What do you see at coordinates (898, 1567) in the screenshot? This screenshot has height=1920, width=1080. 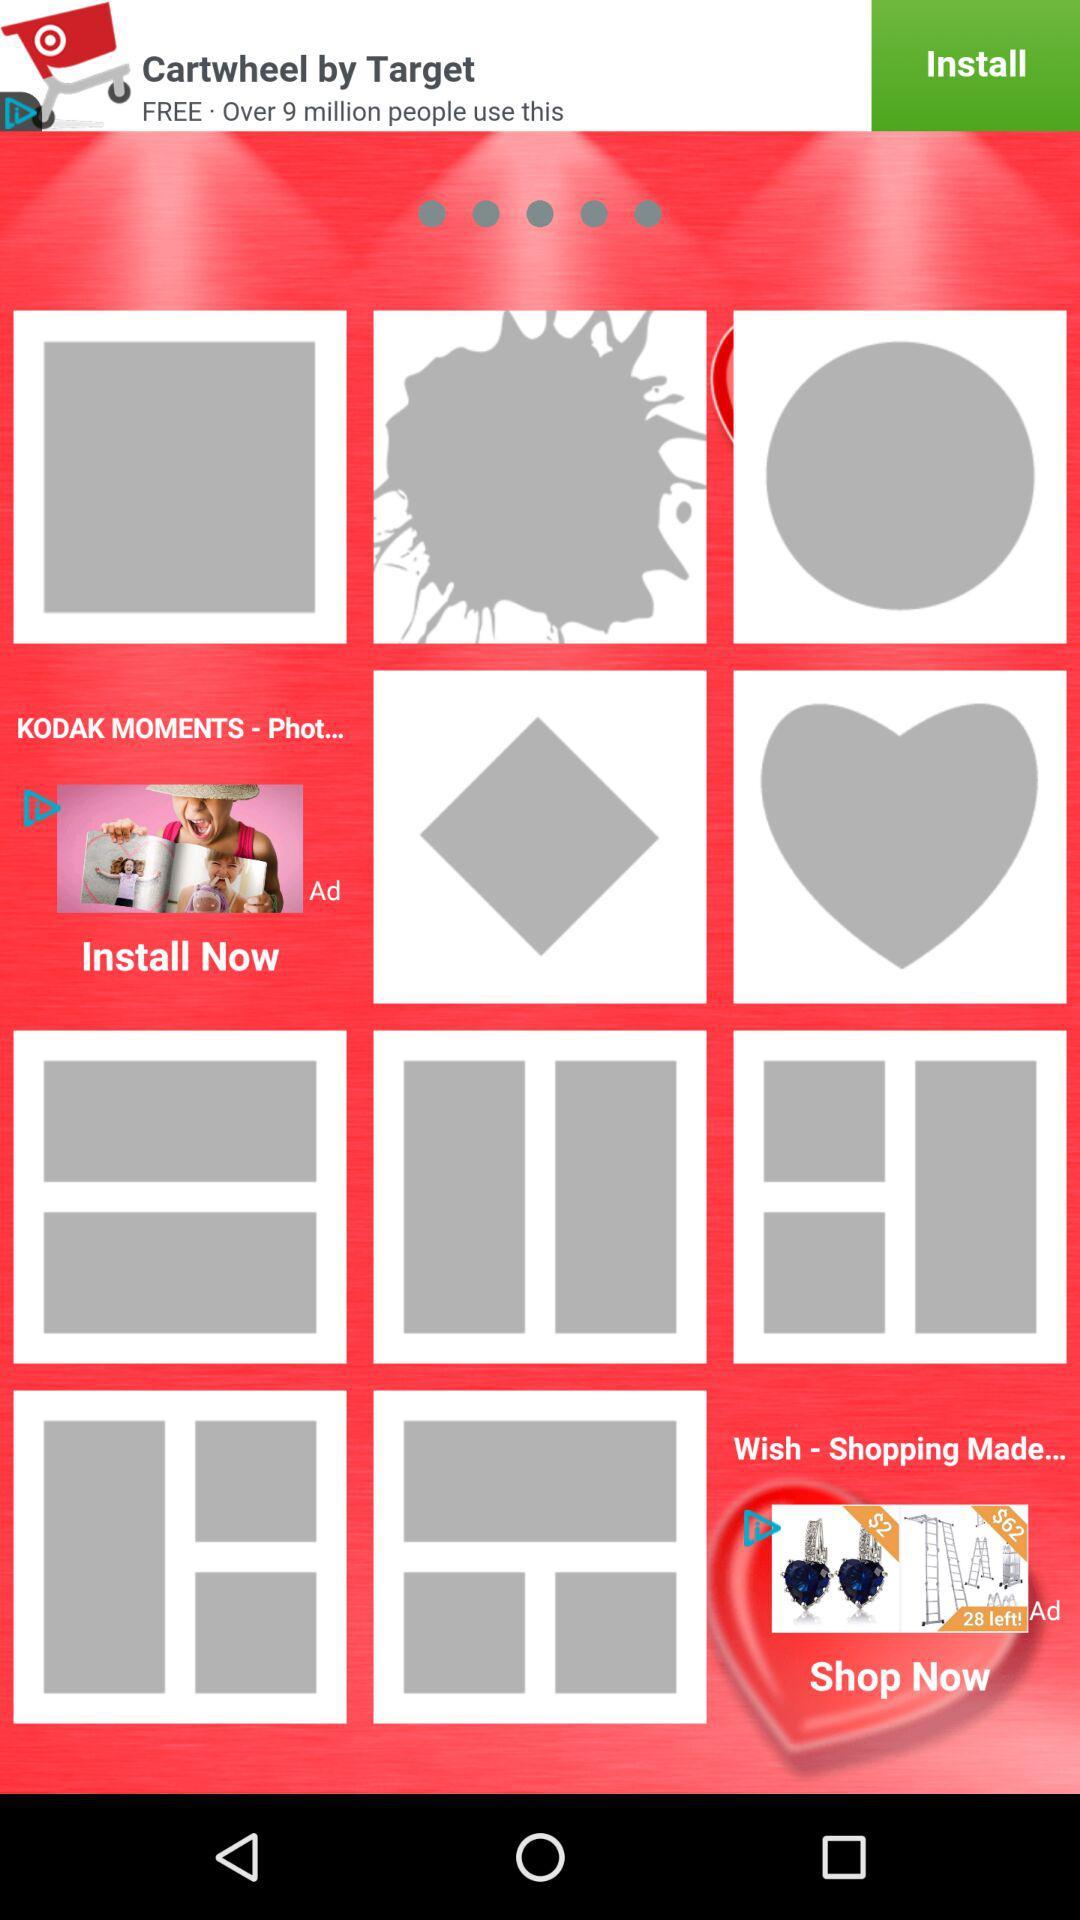 I see `banner` at bounding box center [898, 1567].